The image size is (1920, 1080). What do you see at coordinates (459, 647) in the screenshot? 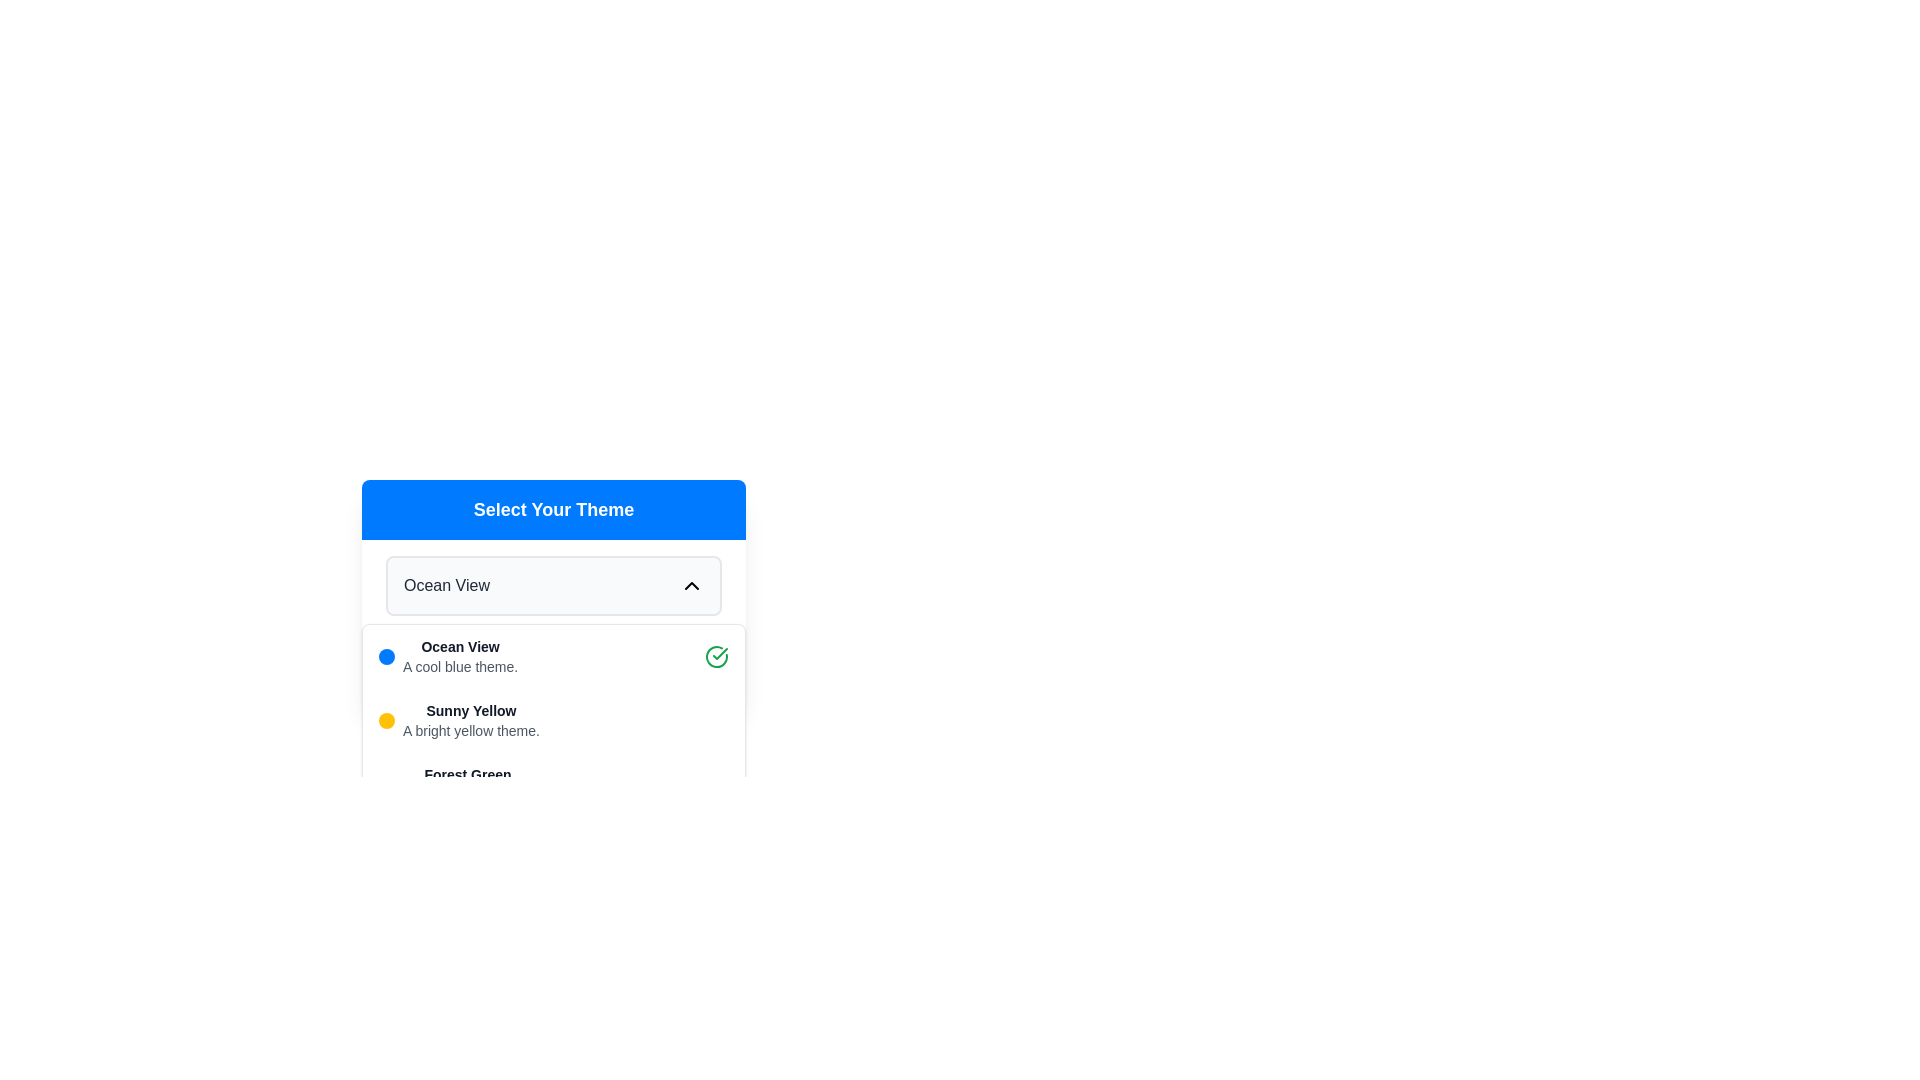
I see `the 'Ocean View' text label located in the dropdown menu titled 'Select Your Theme' for accessibility purposes` at bounding box center [459, 647].